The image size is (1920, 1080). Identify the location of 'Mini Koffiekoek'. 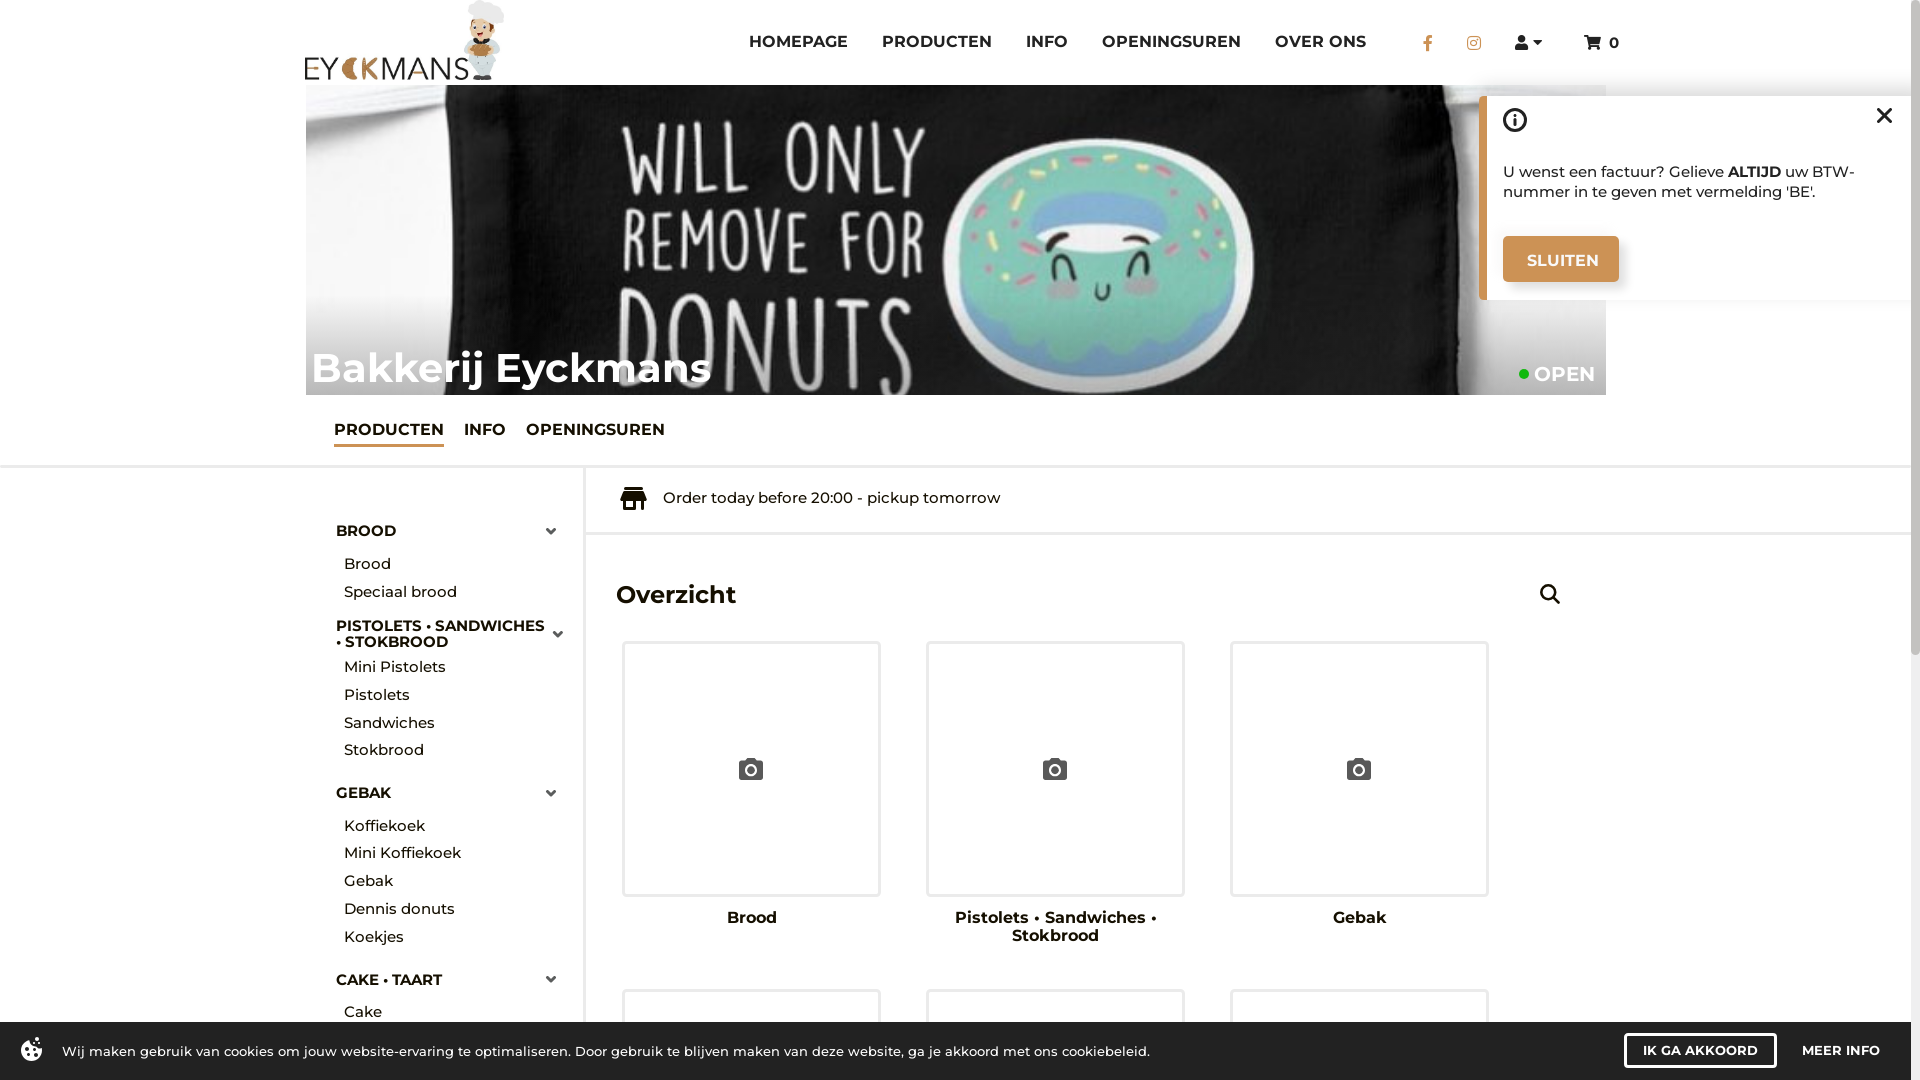
(456, 853).